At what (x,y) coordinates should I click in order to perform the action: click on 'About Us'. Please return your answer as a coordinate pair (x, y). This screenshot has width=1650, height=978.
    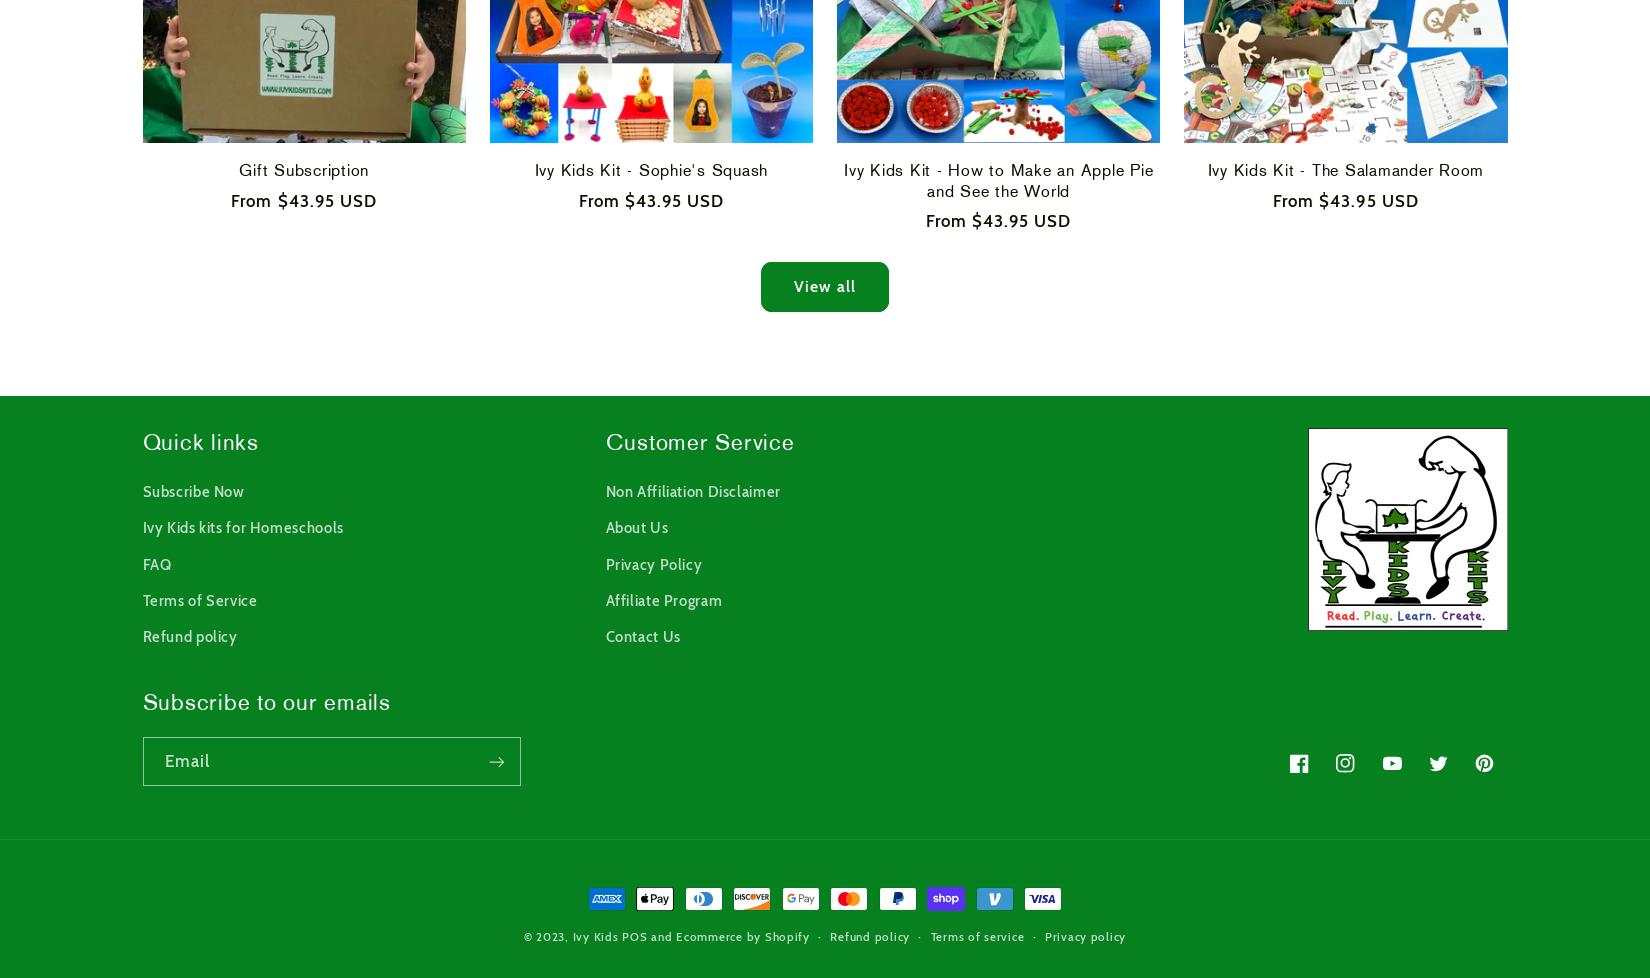
    Looking at the image, I should click on (635, 528).